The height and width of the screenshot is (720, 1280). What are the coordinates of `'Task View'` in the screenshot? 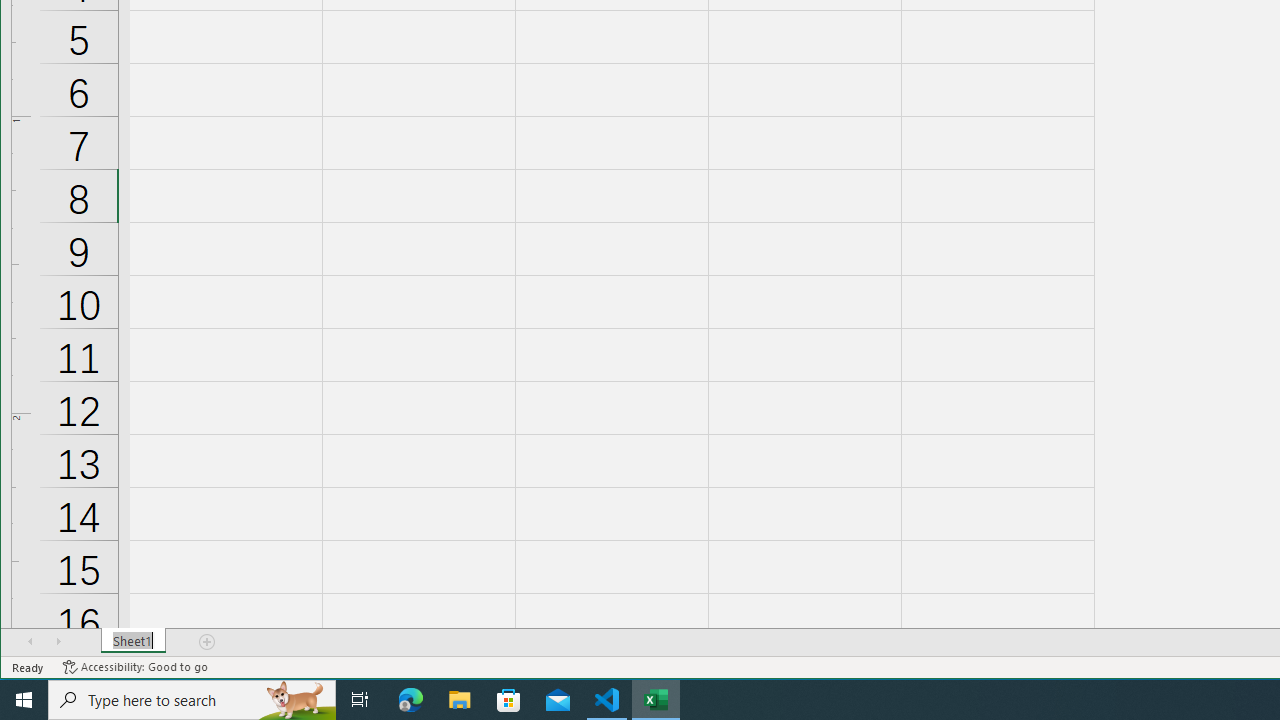 It's located at (359, 698).